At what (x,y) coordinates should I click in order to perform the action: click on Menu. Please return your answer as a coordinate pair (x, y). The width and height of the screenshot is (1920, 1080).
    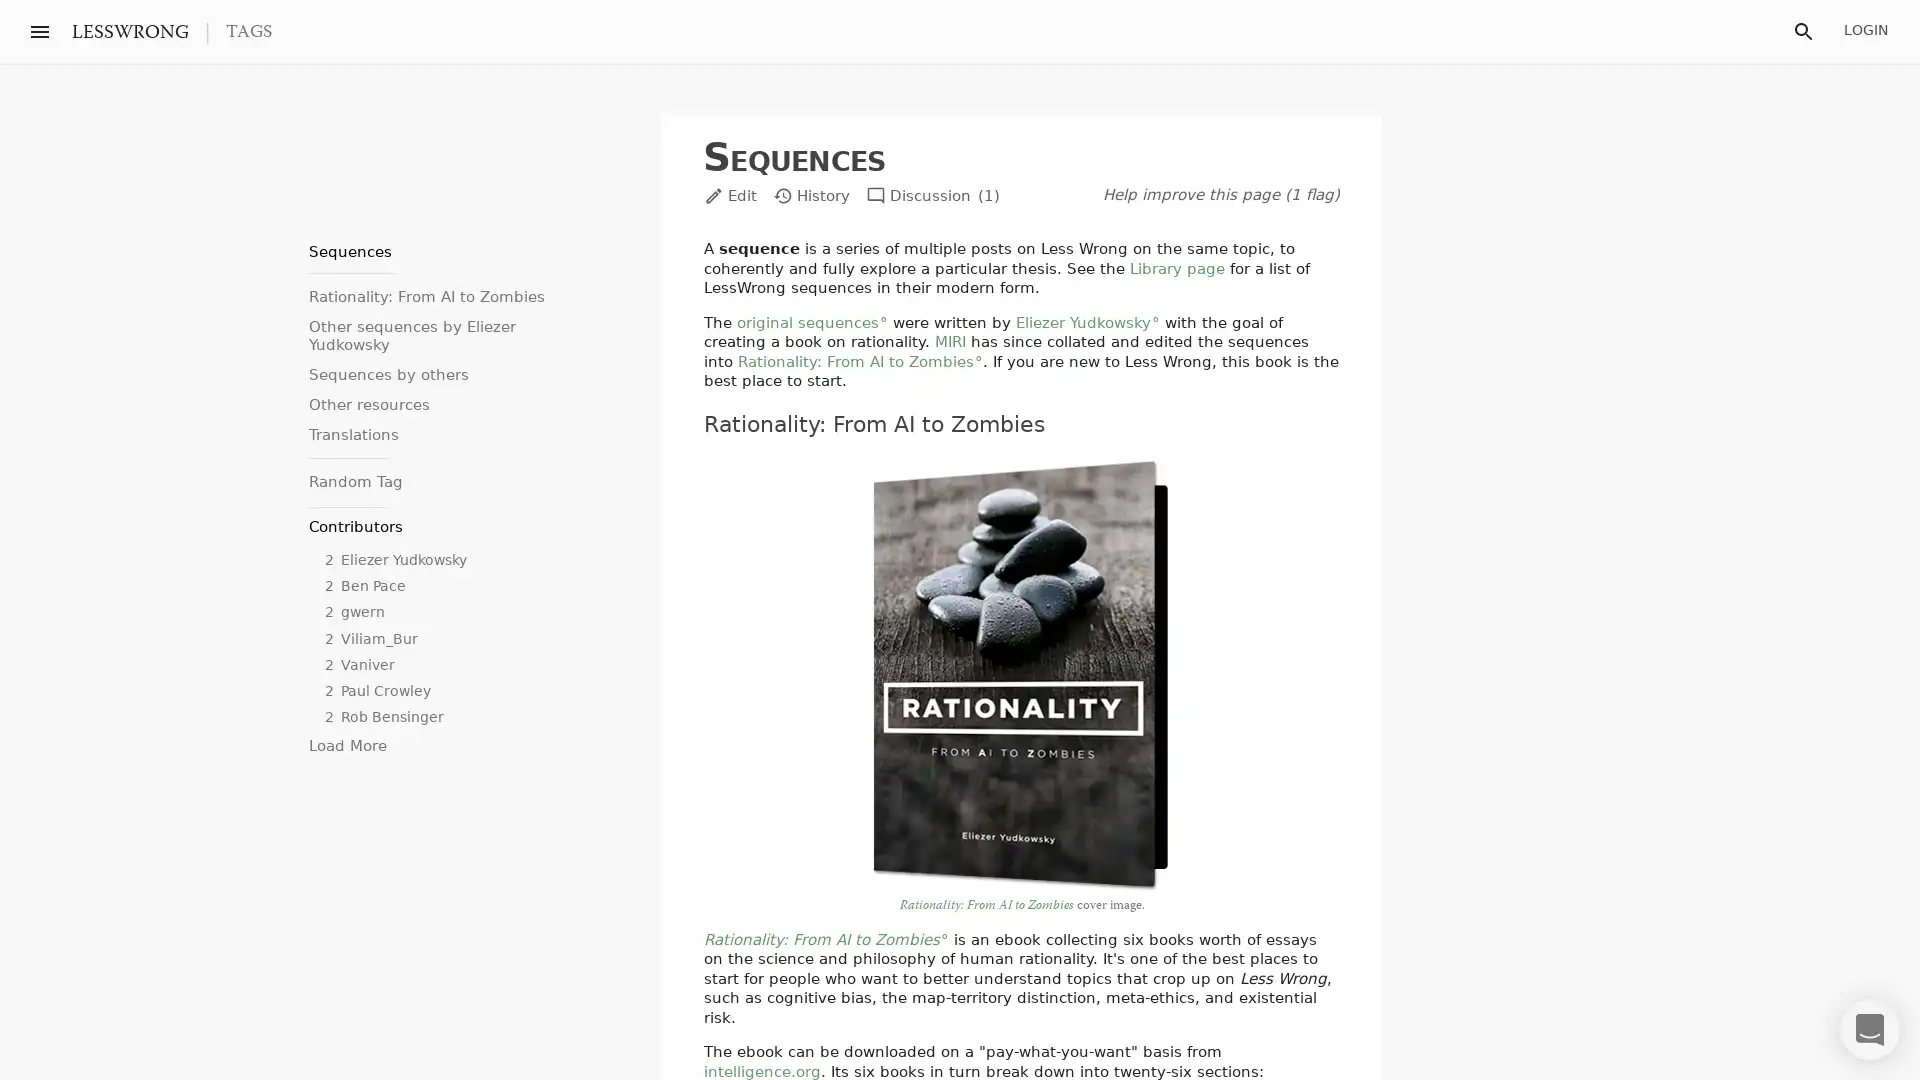
    Looking at the image, I should click on (39, 31).